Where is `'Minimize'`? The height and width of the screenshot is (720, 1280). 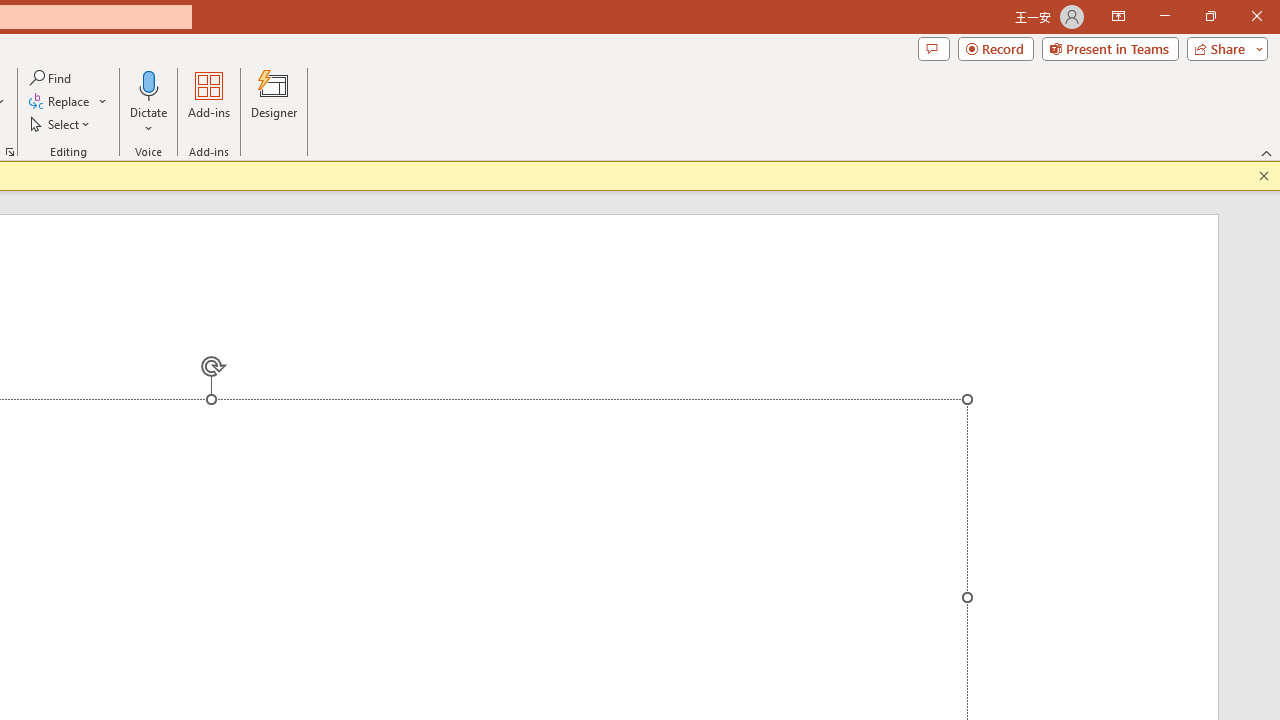
'Minimize' is located at coordinates (1164, 16).